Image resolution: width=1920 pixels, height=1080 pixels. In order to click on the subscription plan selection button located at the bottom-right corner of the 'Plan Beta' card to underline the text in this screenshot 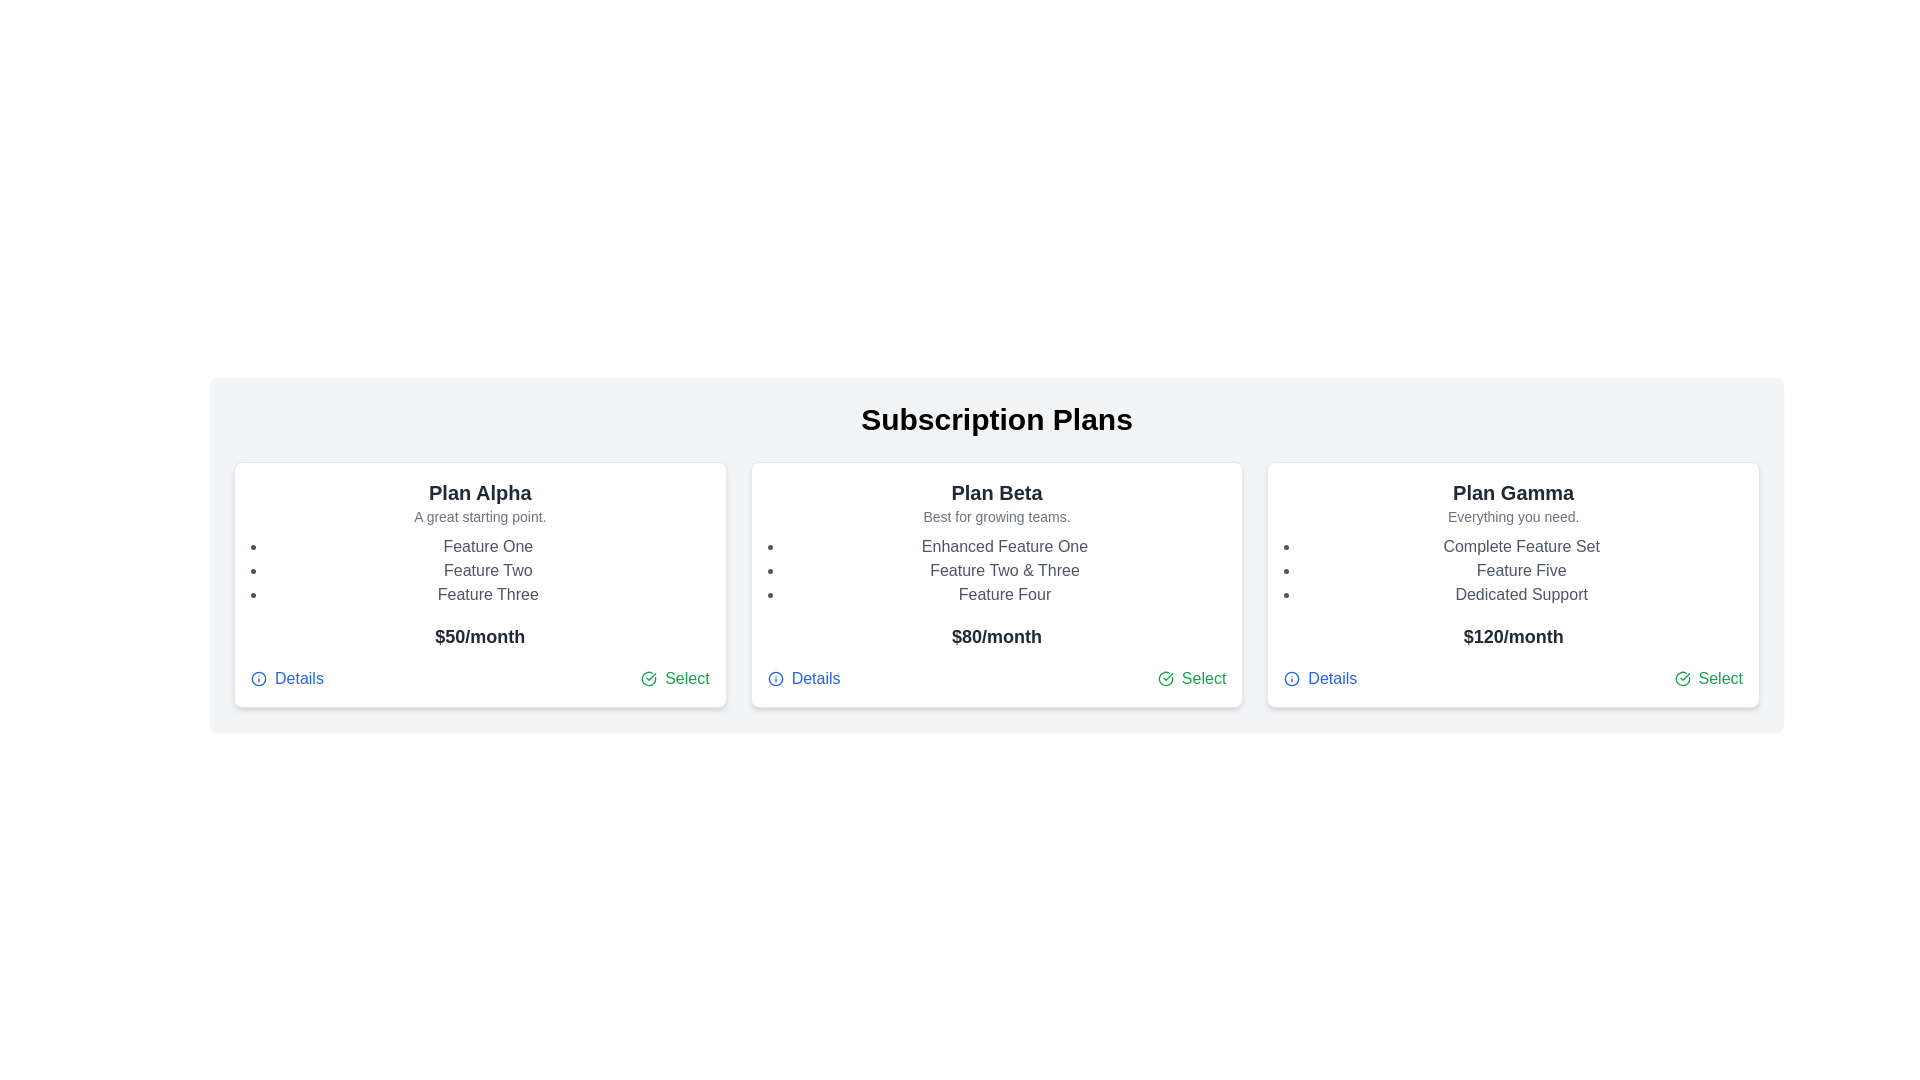, I will do `click(1192, 677)`.